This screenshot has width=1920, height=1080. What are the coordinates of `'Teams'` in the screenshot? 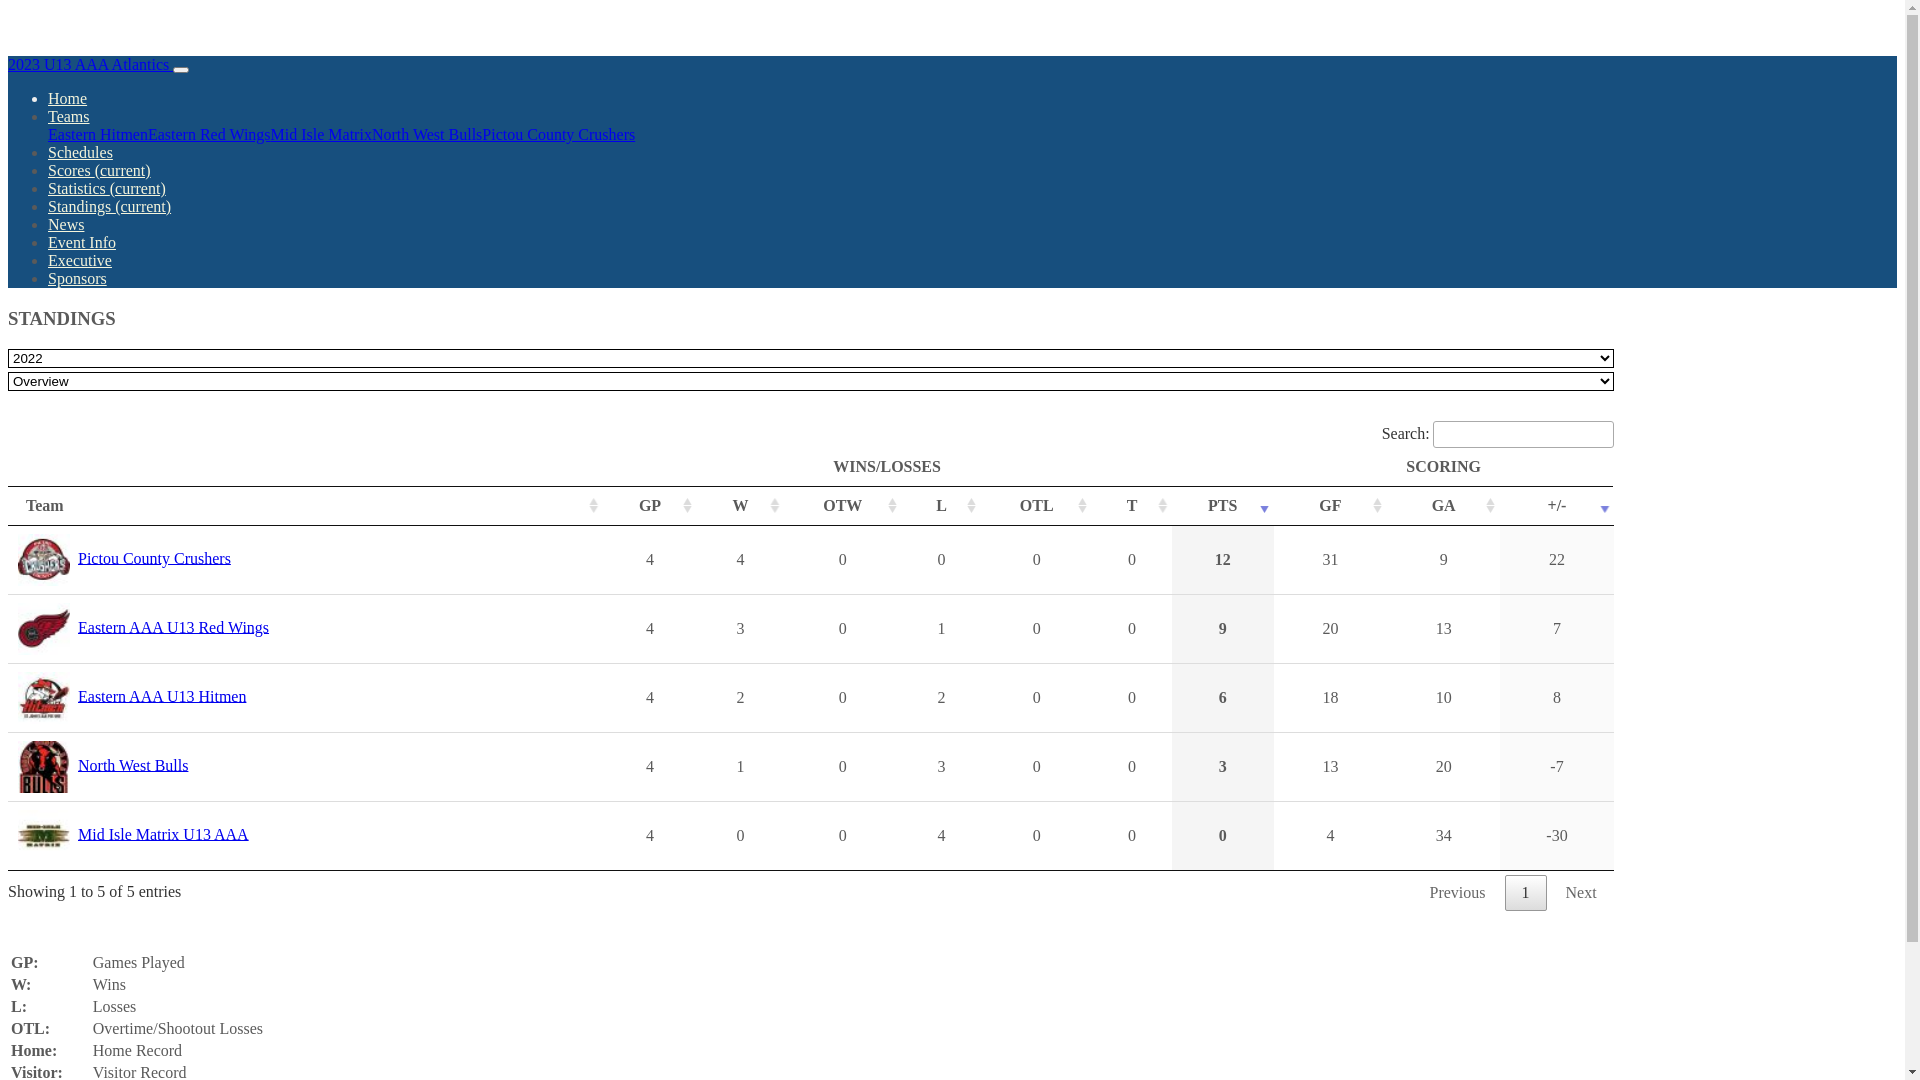 It's located at (48, 116).